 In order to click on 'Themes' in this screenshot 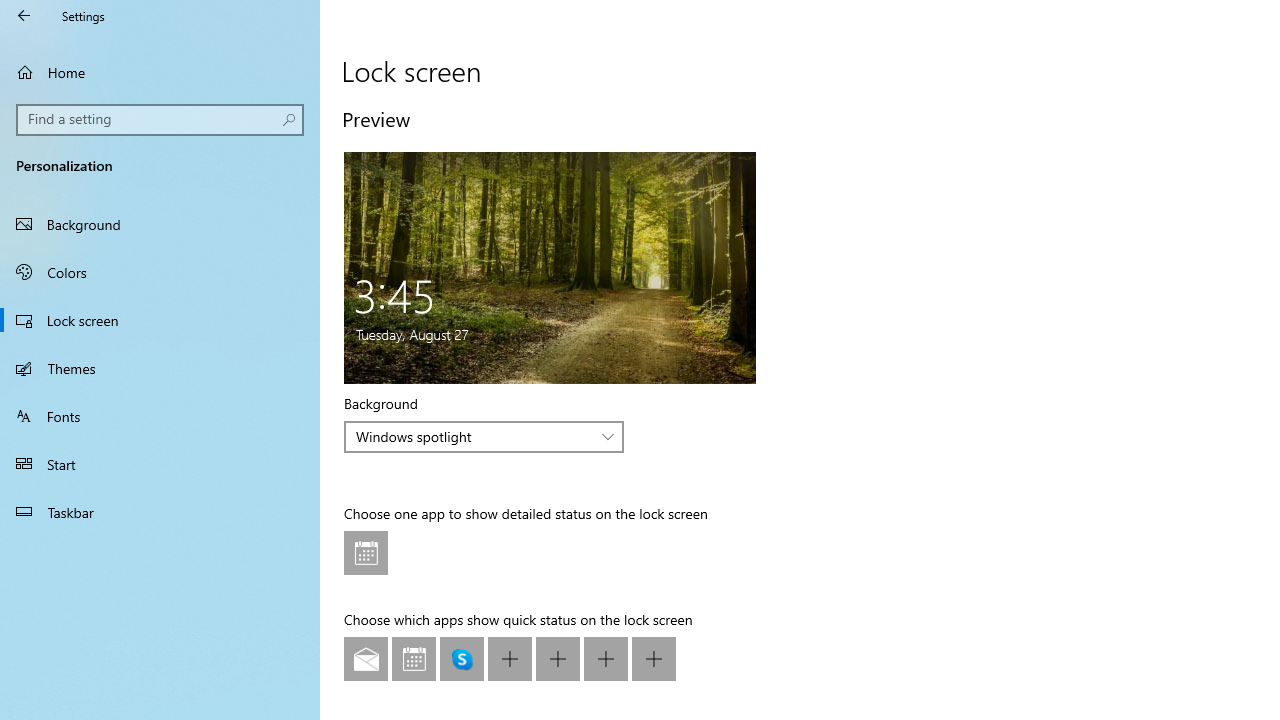, I will do `click(160, 367)`.